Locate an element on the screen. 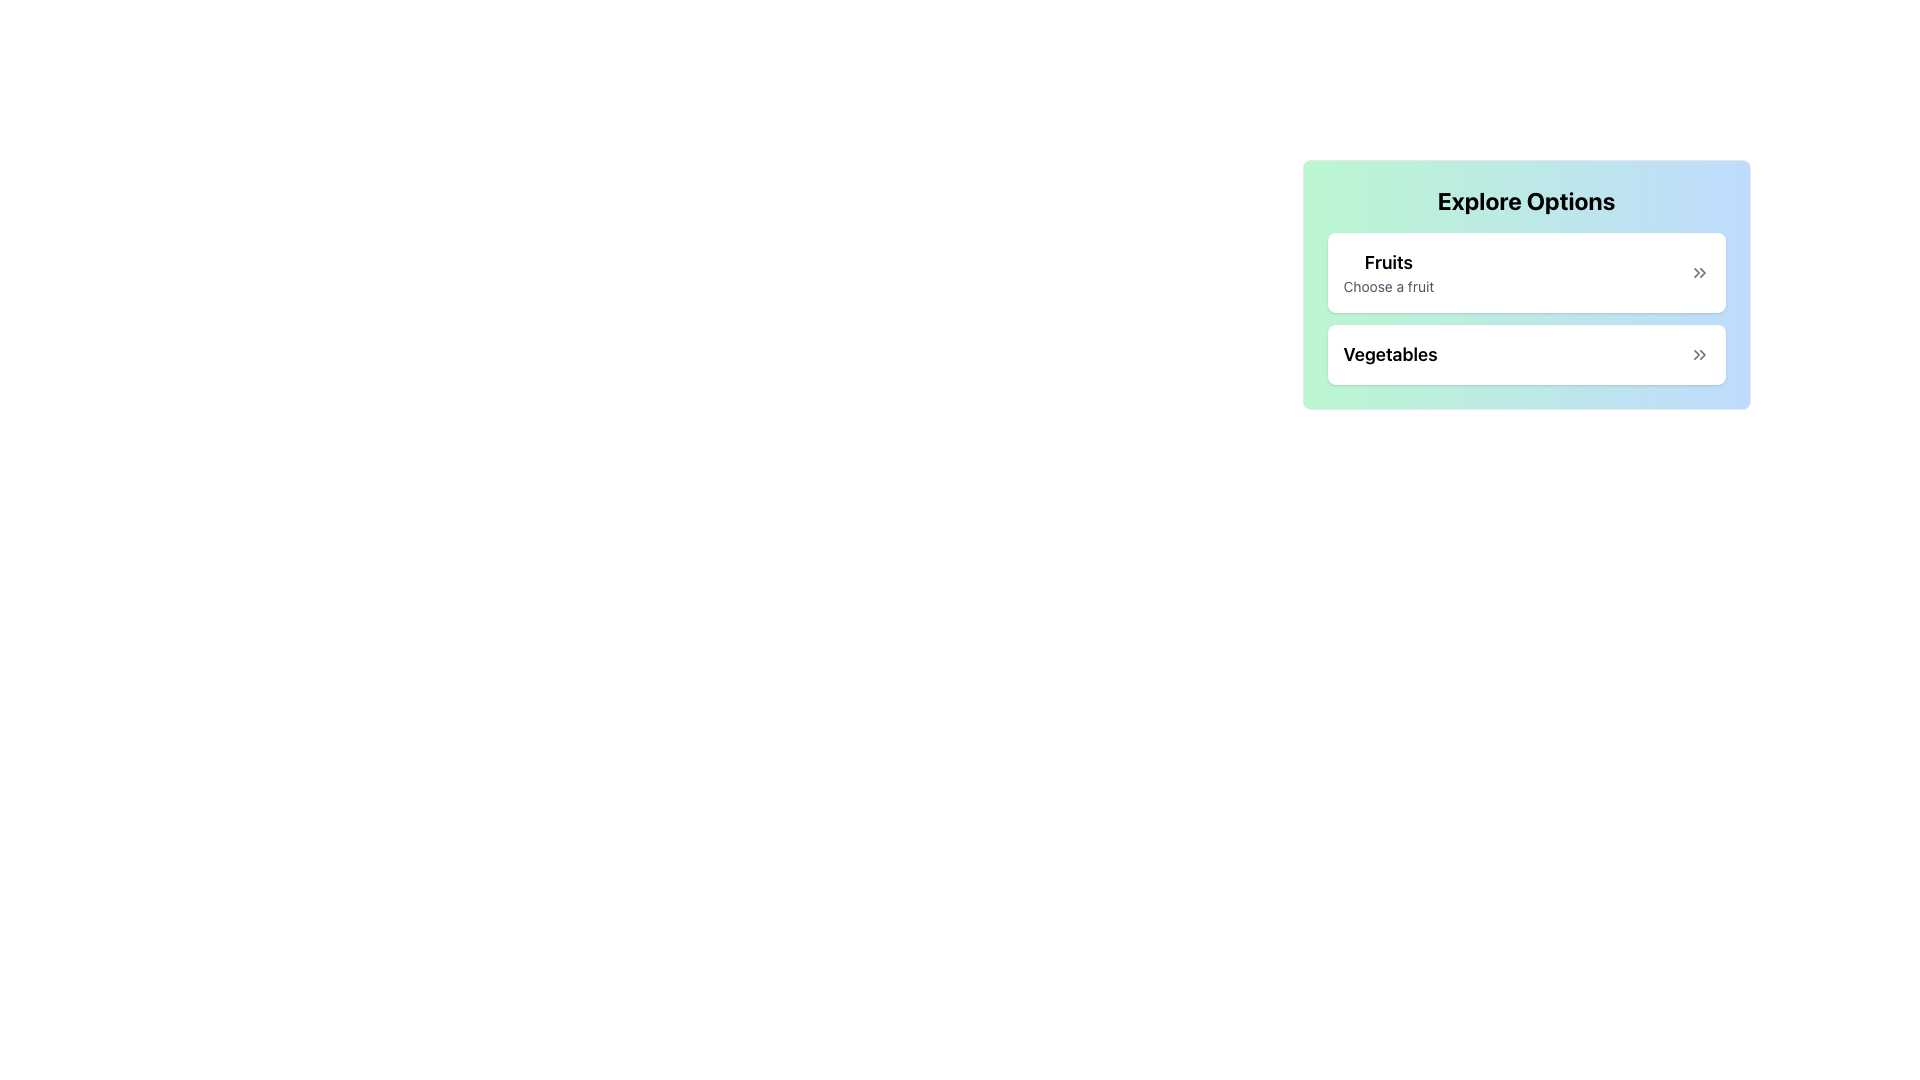  the chevron icon positioned at the far right of the rectangular box labeled 'Vegetables' is located at coordinates (1698, 353).